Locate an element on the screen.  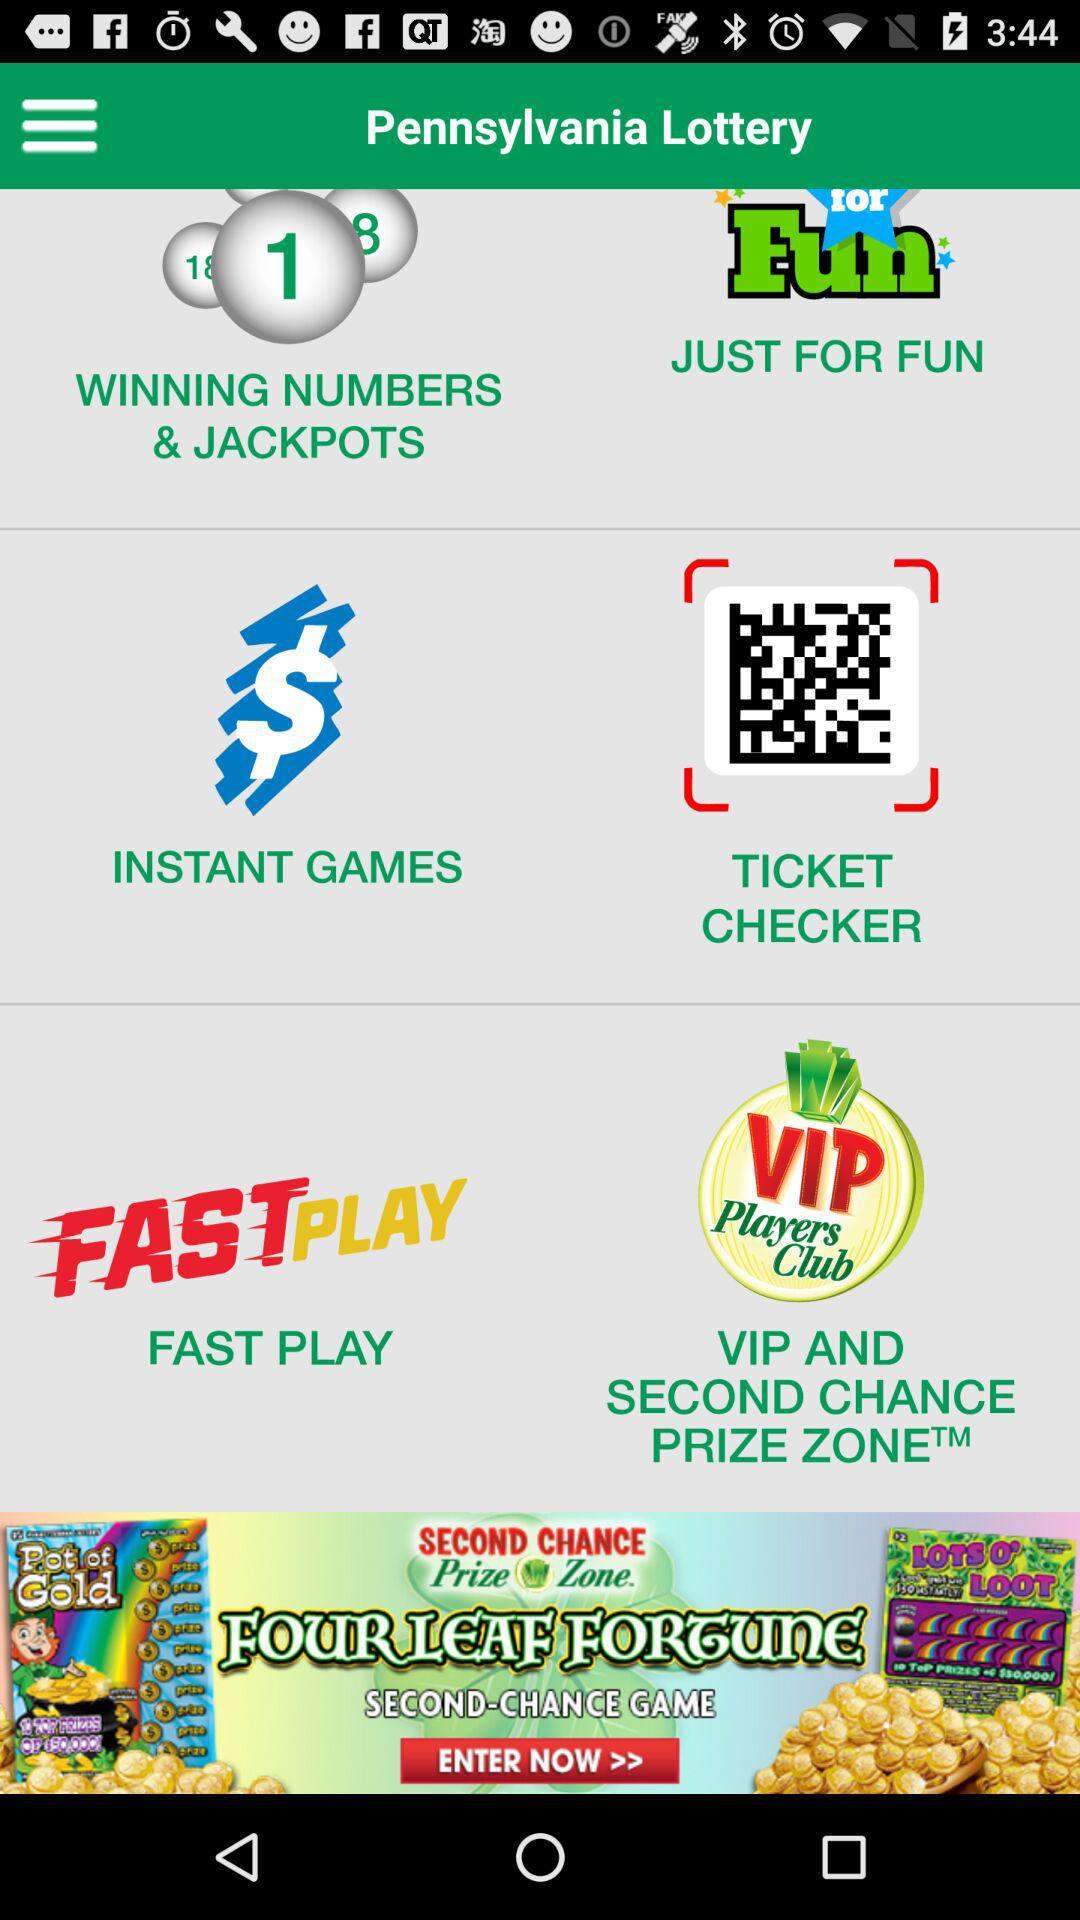
different pages is located at coordinates (540, 991).